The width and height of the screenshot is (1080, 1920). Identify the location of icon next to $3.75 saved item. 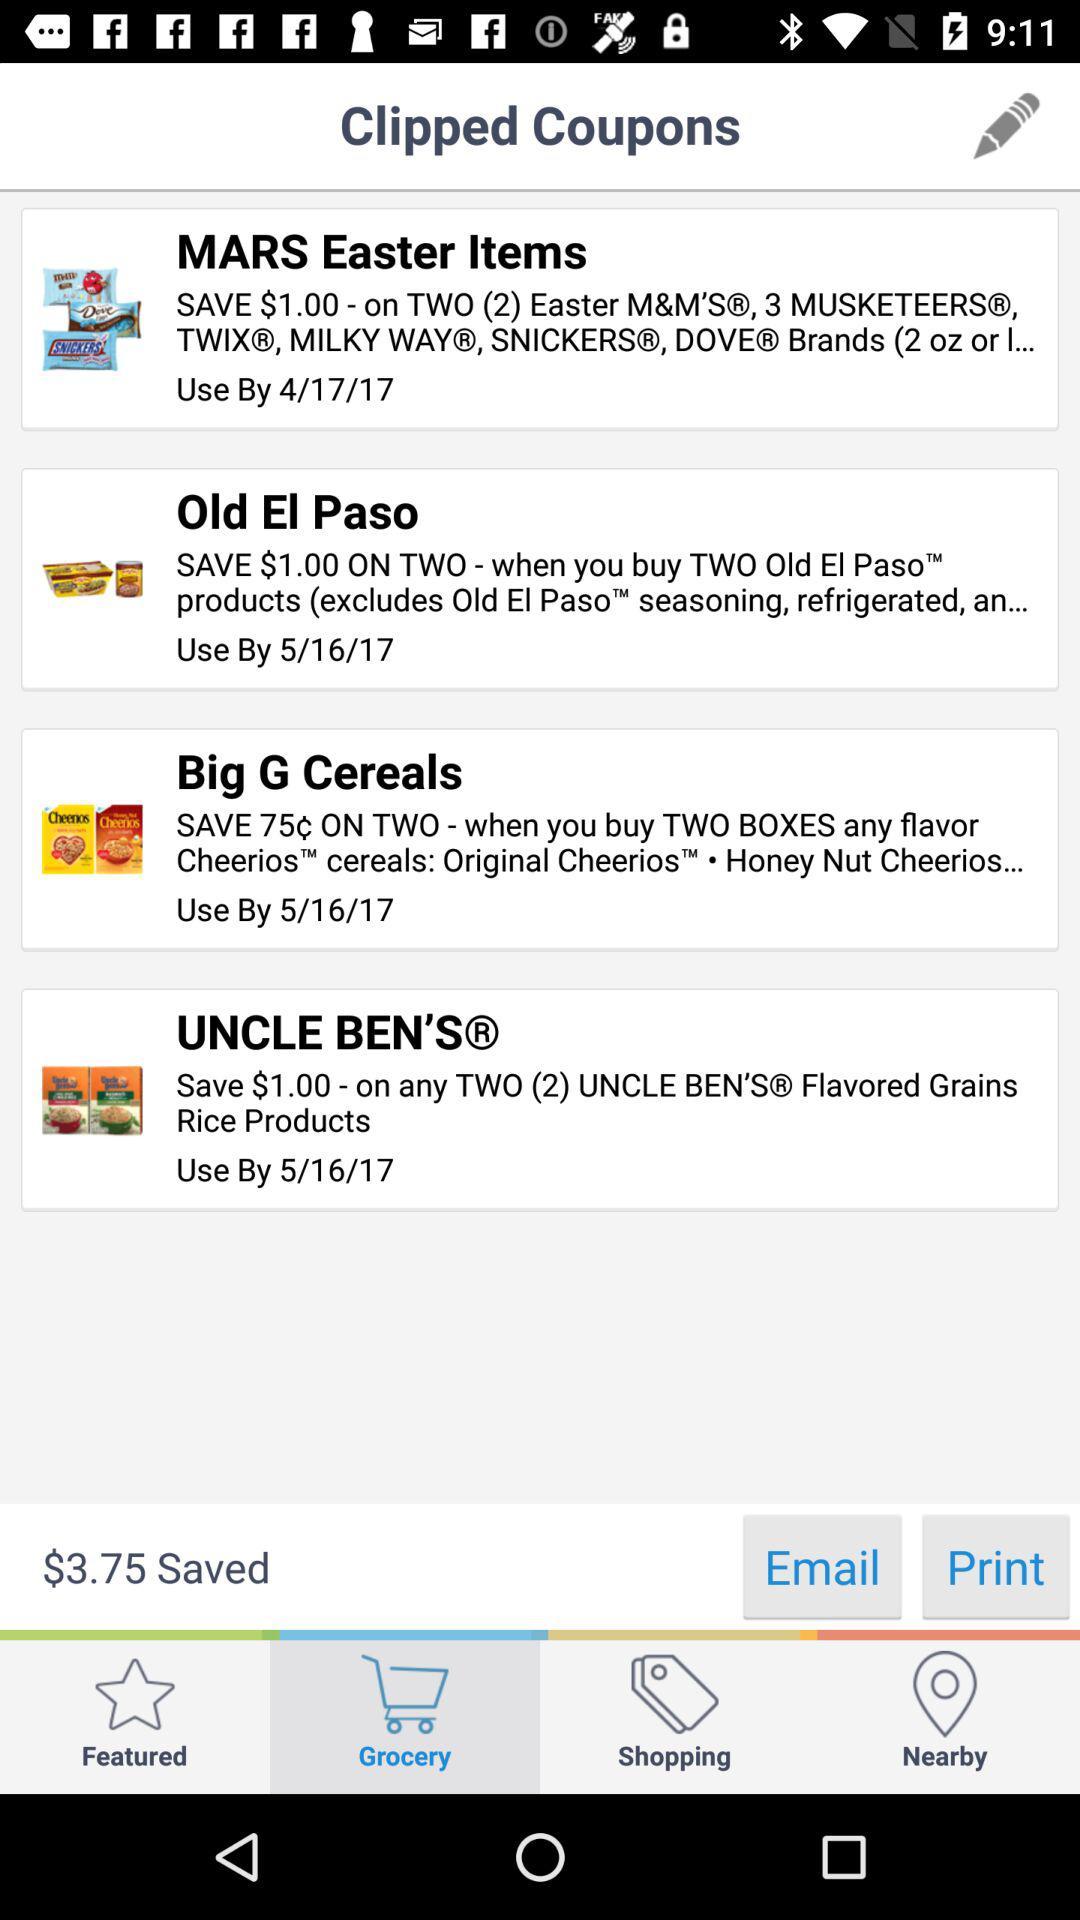
(822, 1565).